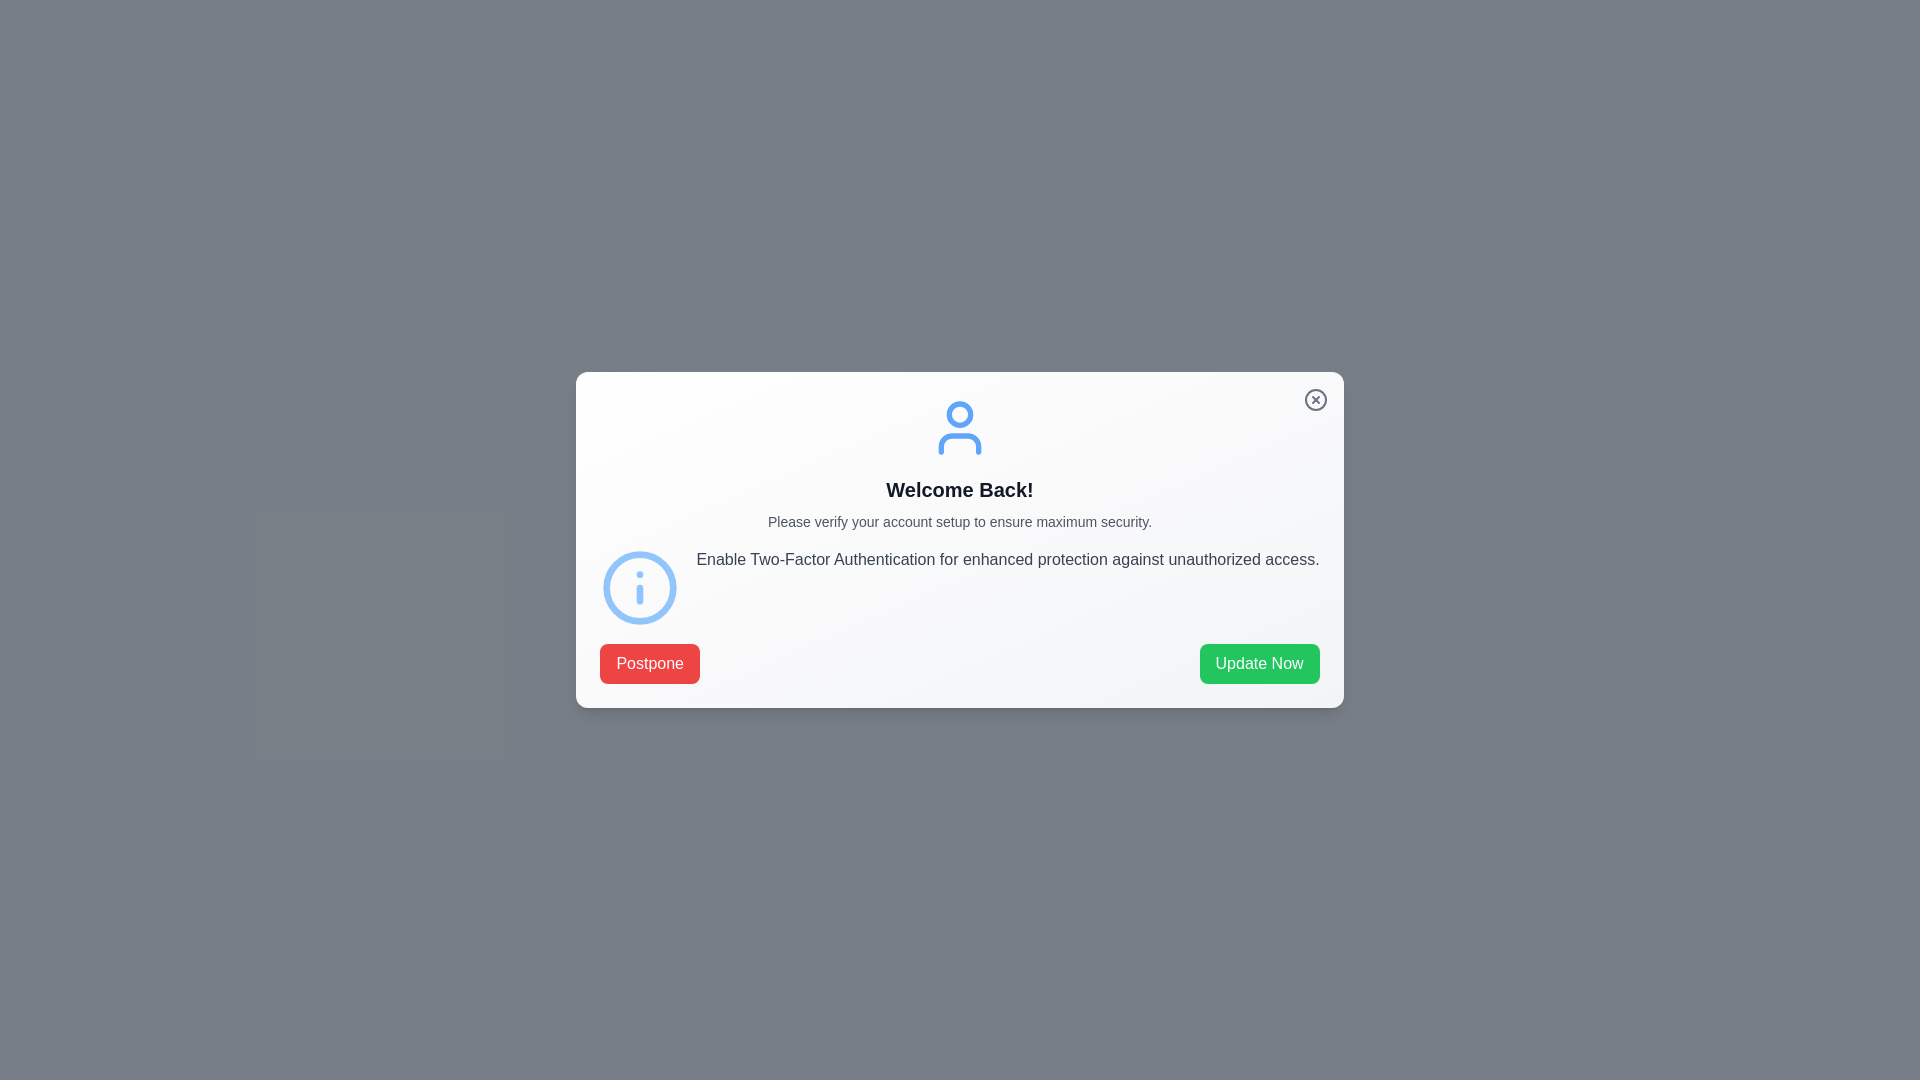 The image size is (1920, 1080). I want to click on 'Update Now' button to proceed with the update, so click(1258, 663).